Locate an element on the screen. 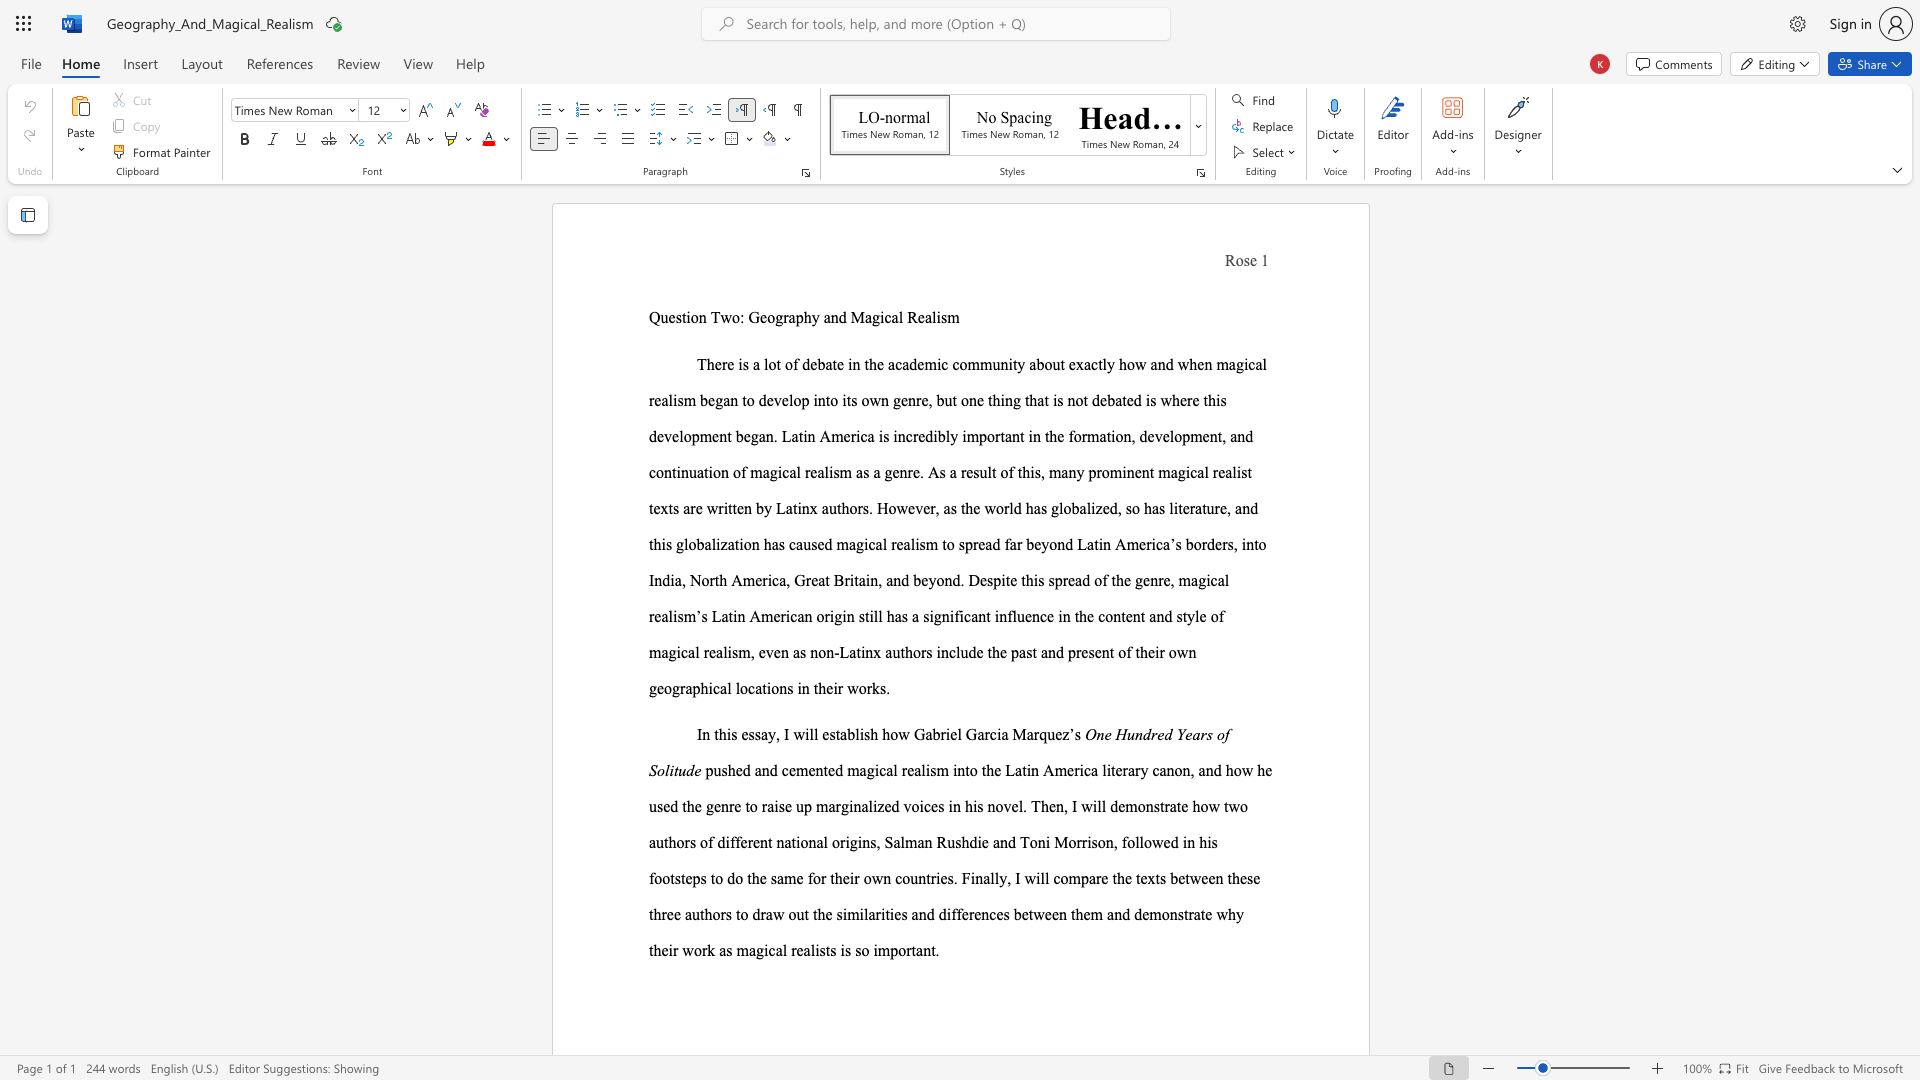  the subset text "te" within the text "demonstrate" is located at coordinates (1176, 805).